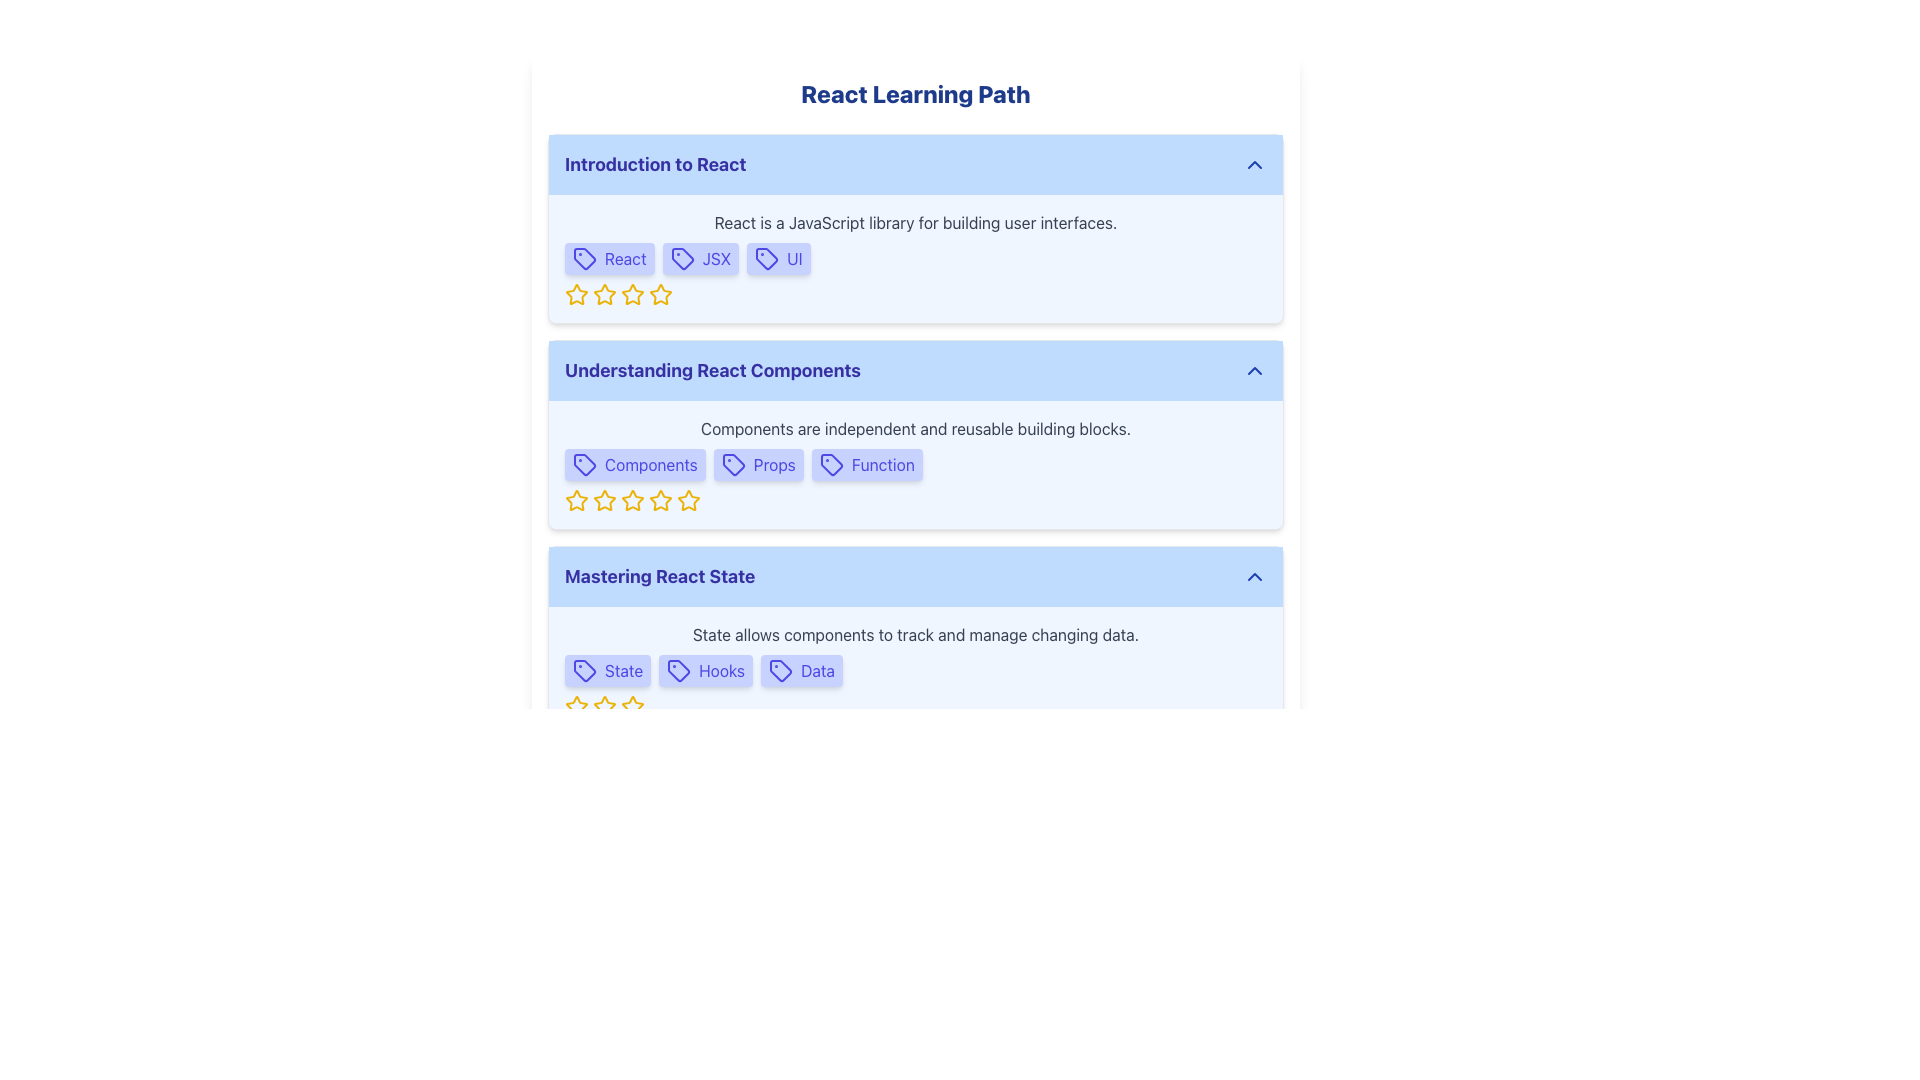 The image size is (1920, 1080). Describe the element at coordinates (575, 705) in the screenshot. I see `the first star icon in the rating system located in the 'Mastering React State' section to rate it` at that location.